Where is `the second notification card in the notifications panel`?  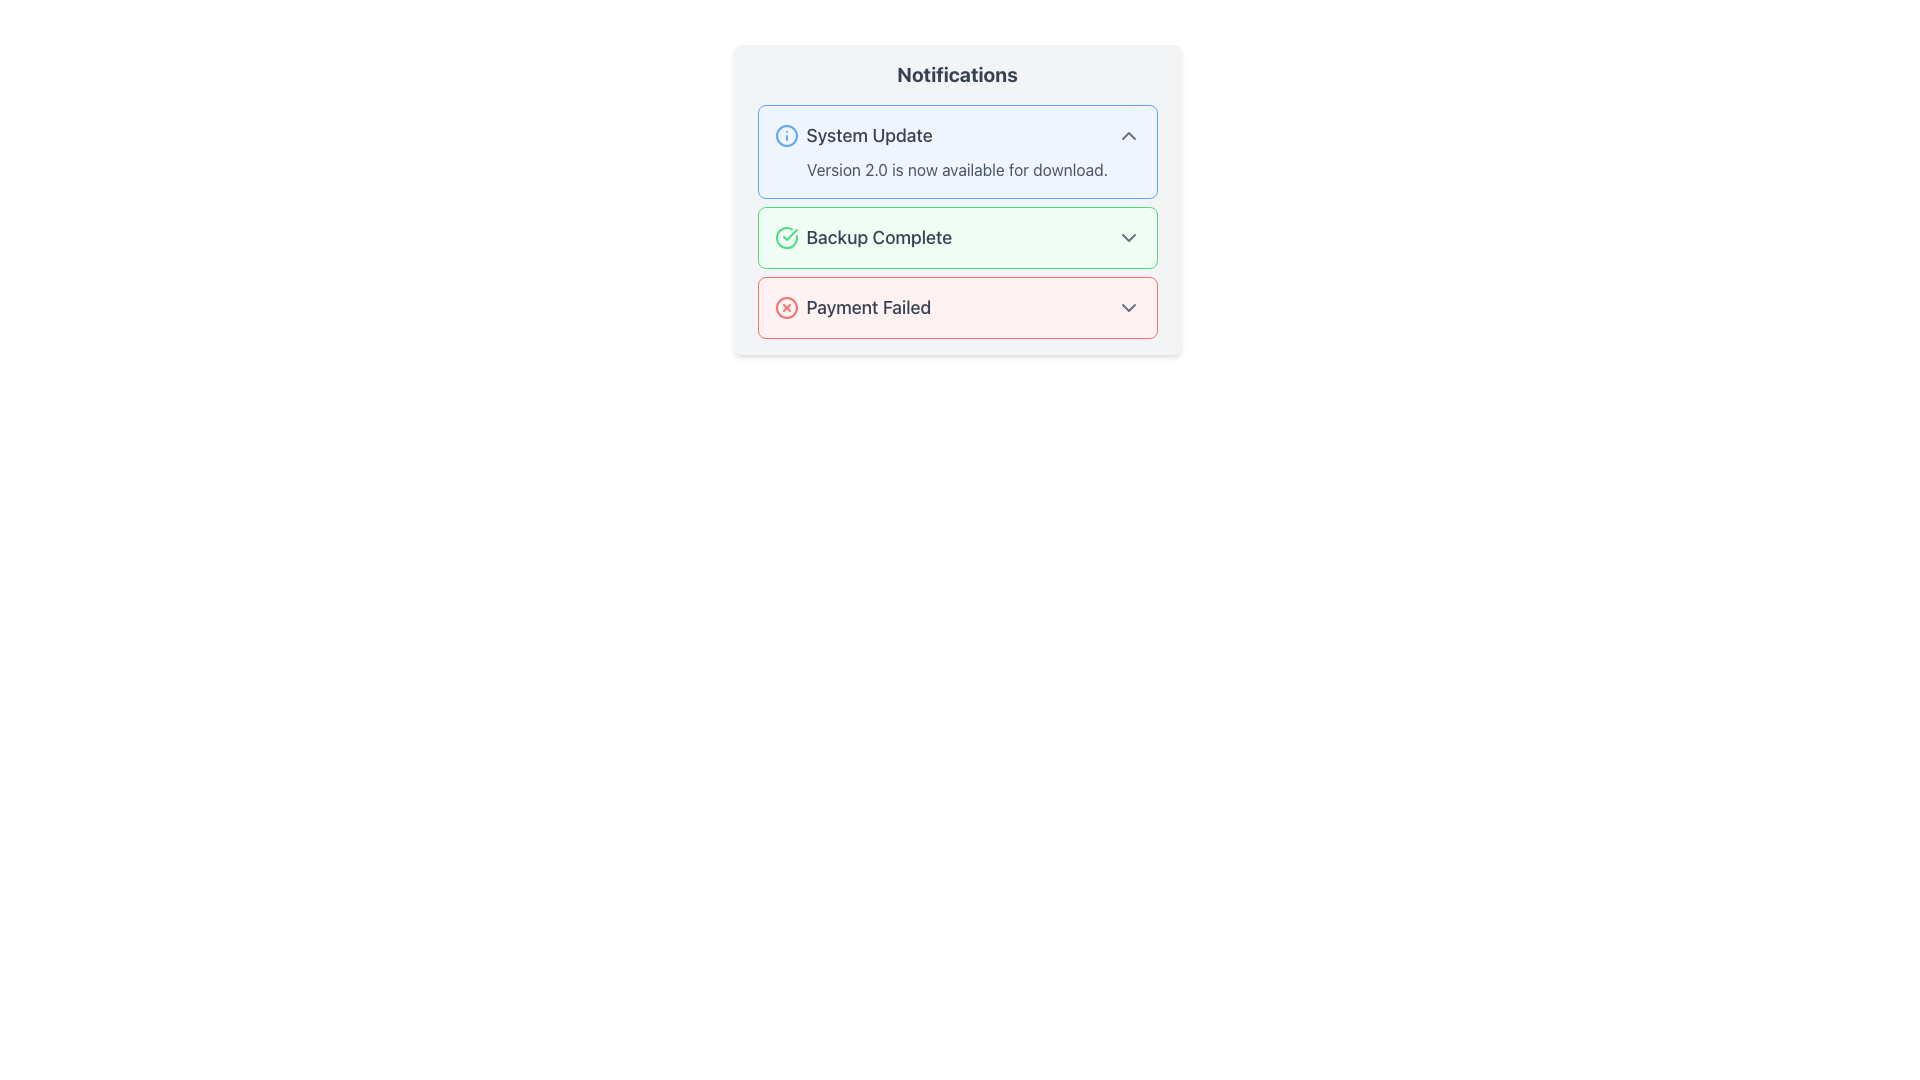 the second notification card in the notifications panel is located at coordinates (956, 222).